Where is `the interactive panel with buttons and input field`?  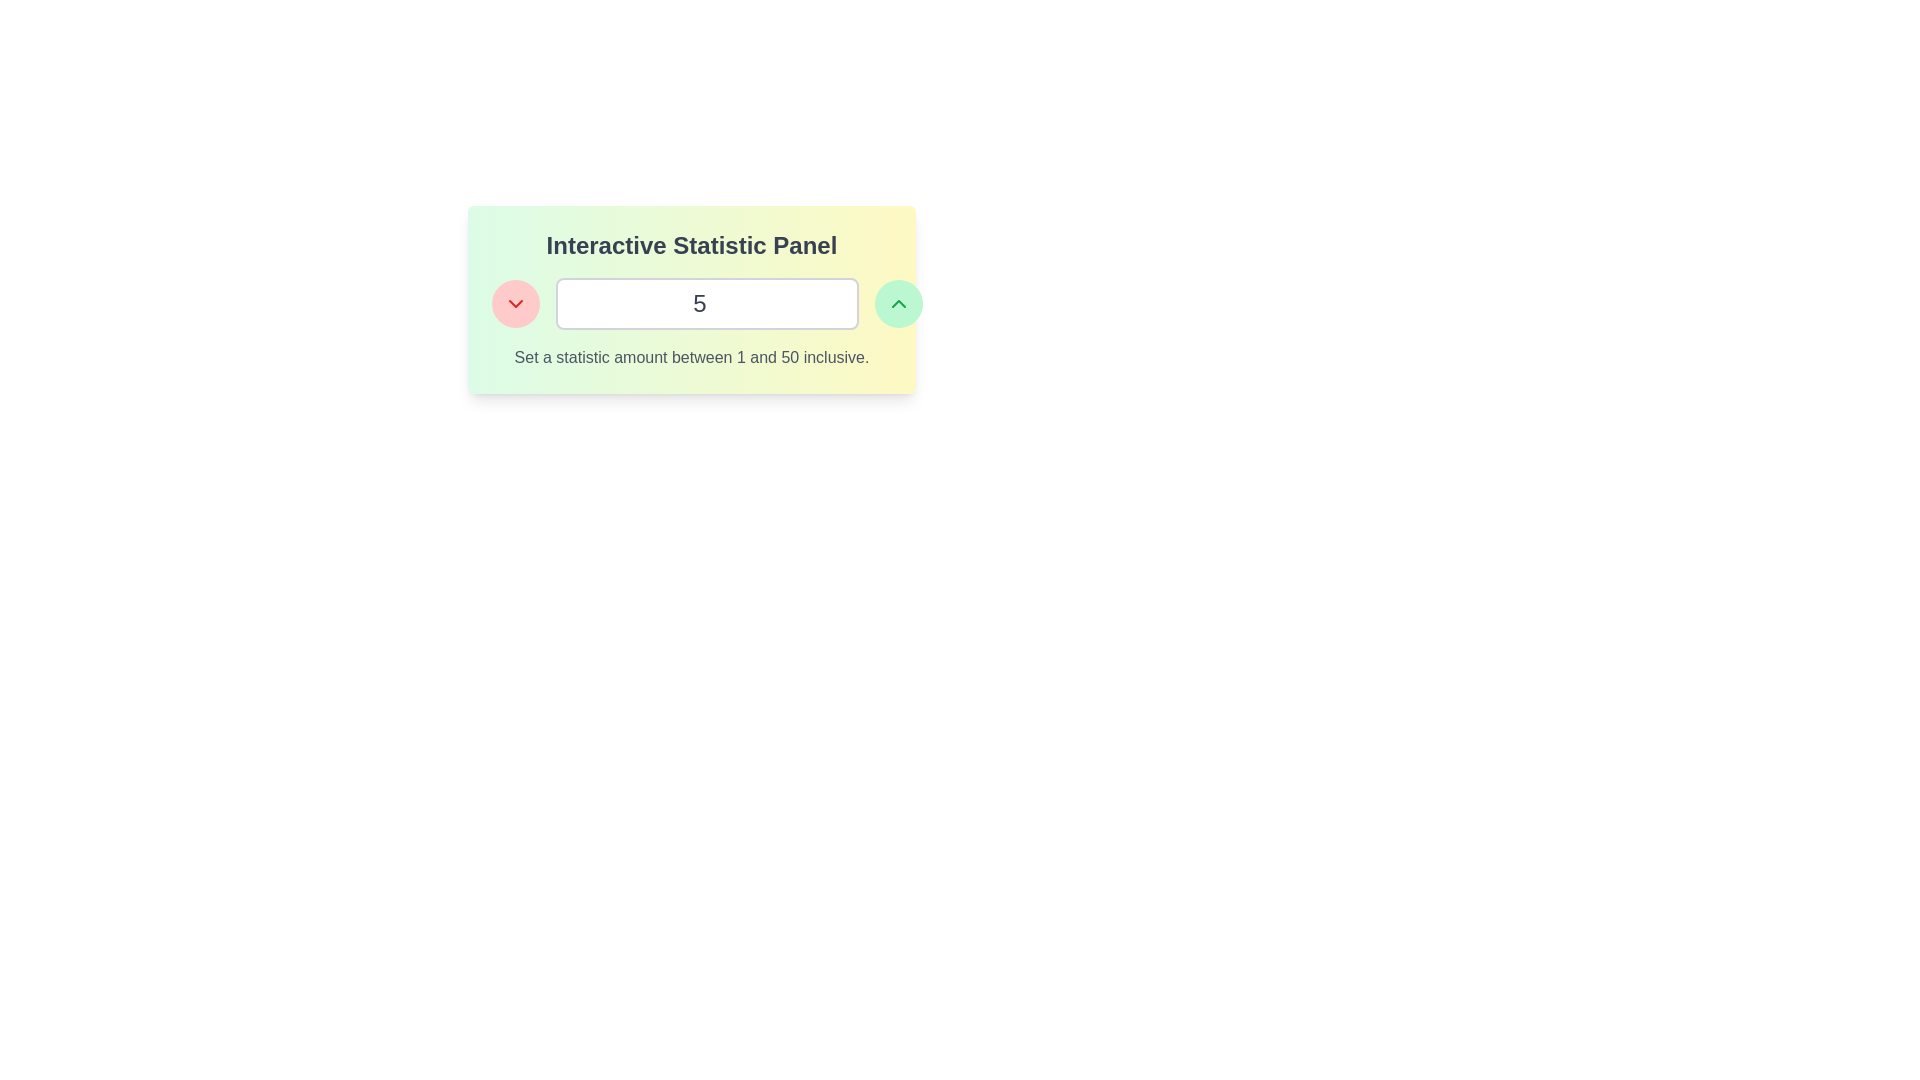 the interactive panel with buttons and input field is located at coordinates (691, 300).